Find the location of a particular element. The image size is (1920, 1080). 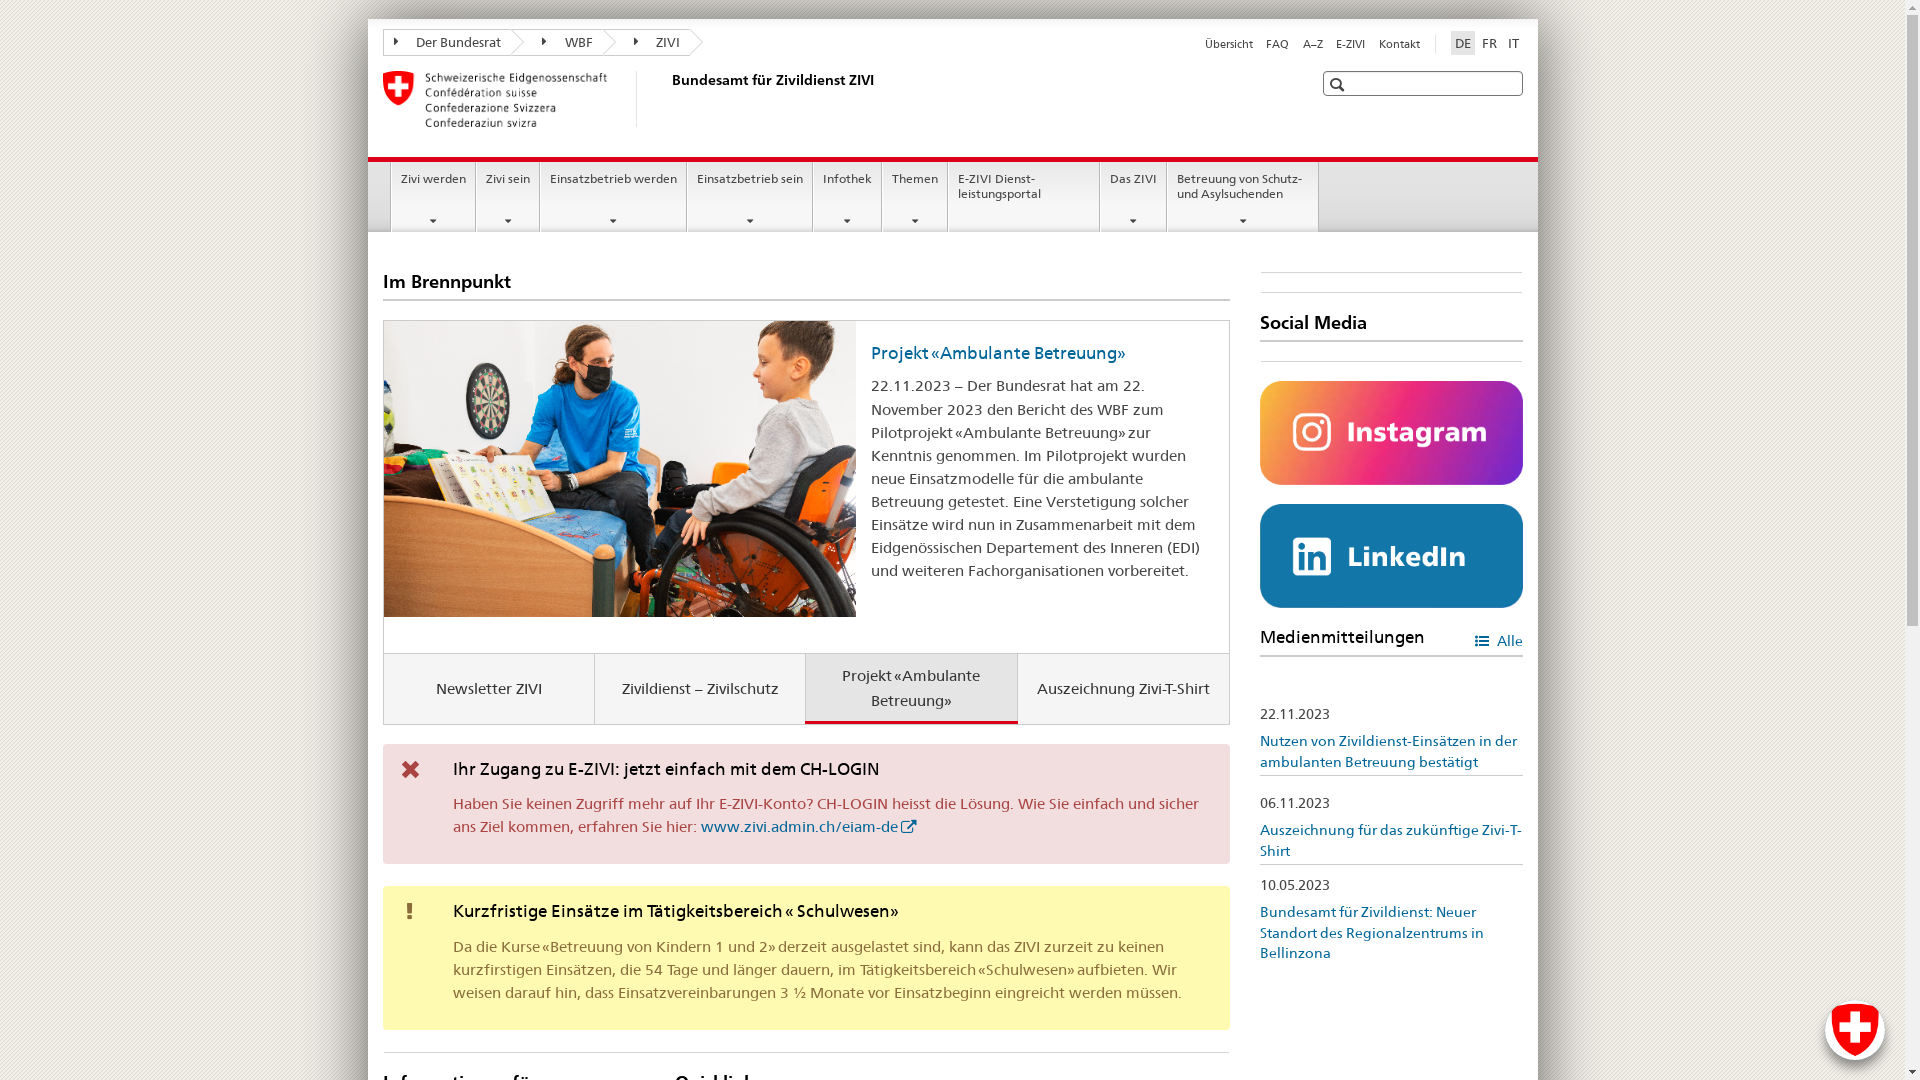

'www.zivi.admin.ch/eiam-de' is located at coordinates (807, 826).